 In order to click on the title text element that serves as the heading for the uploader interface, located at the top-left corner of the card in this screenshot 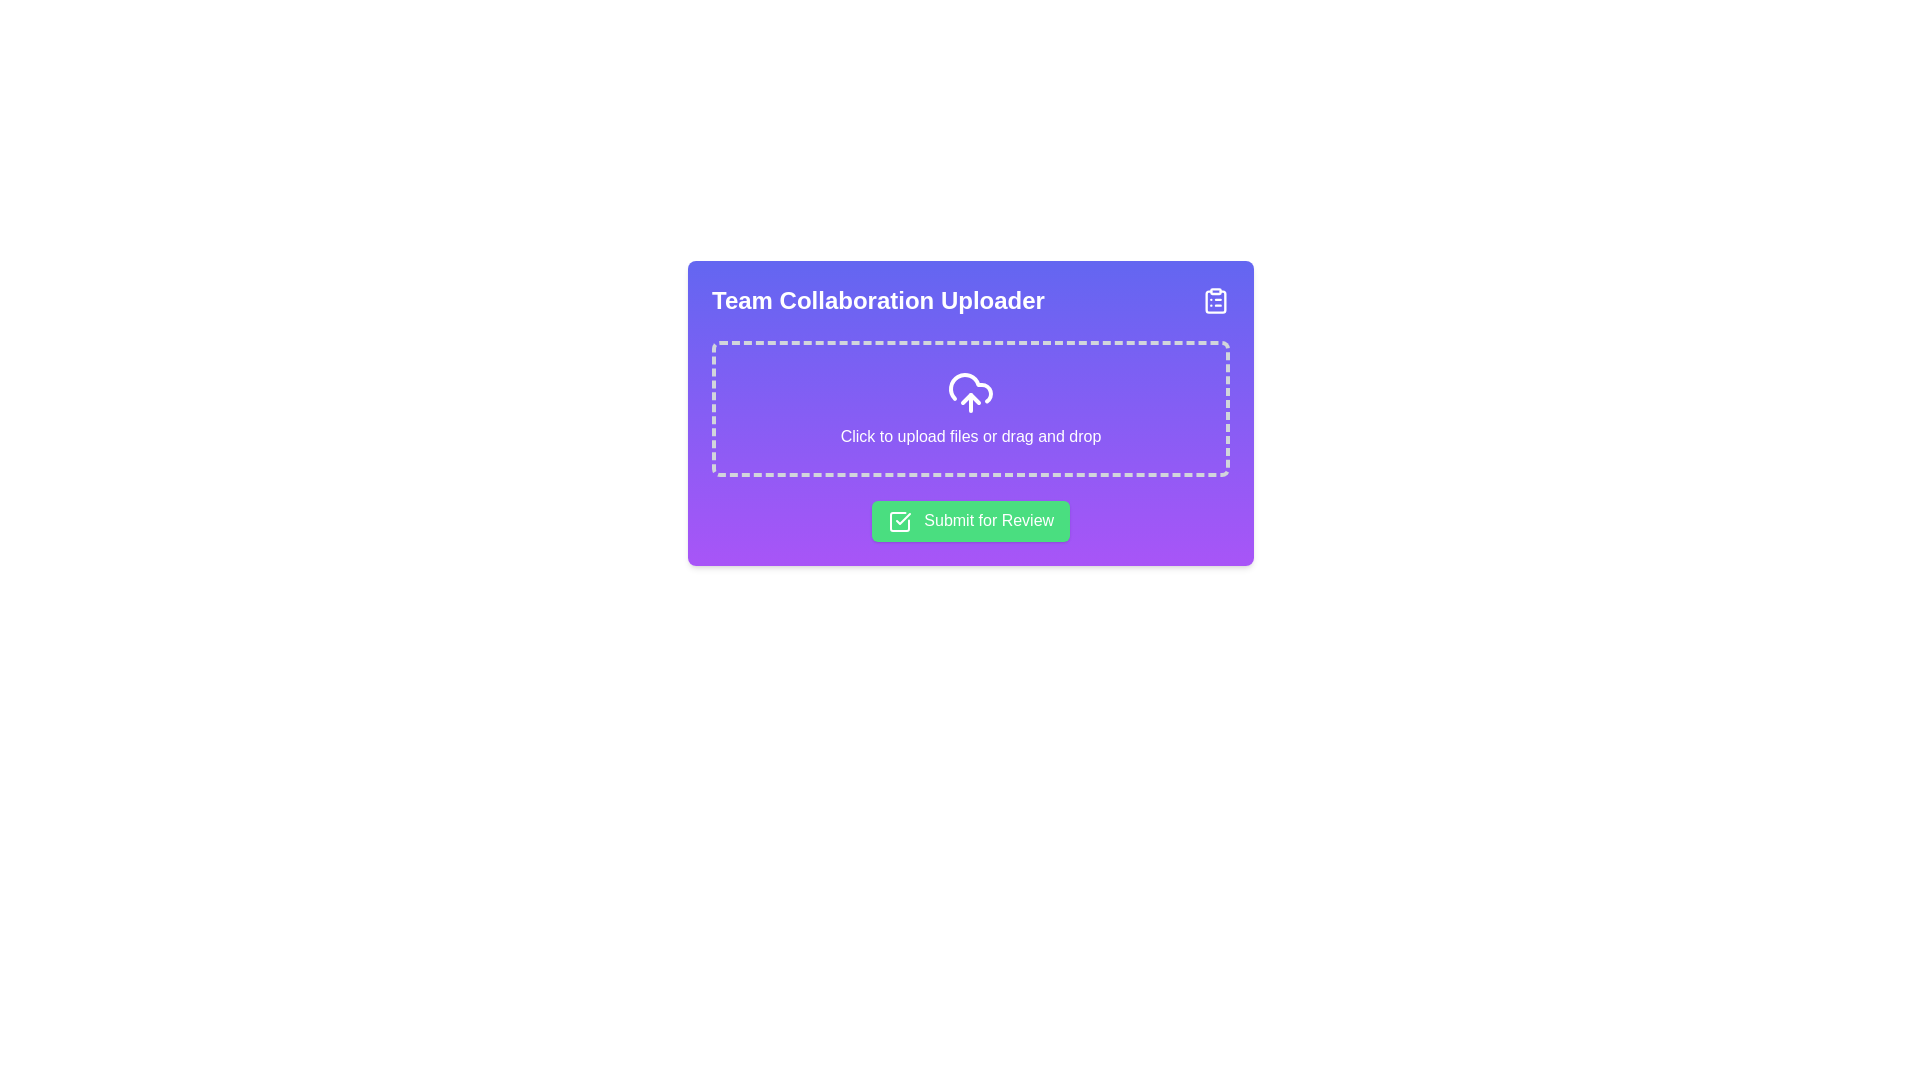, I will do `click(878, 300)`.